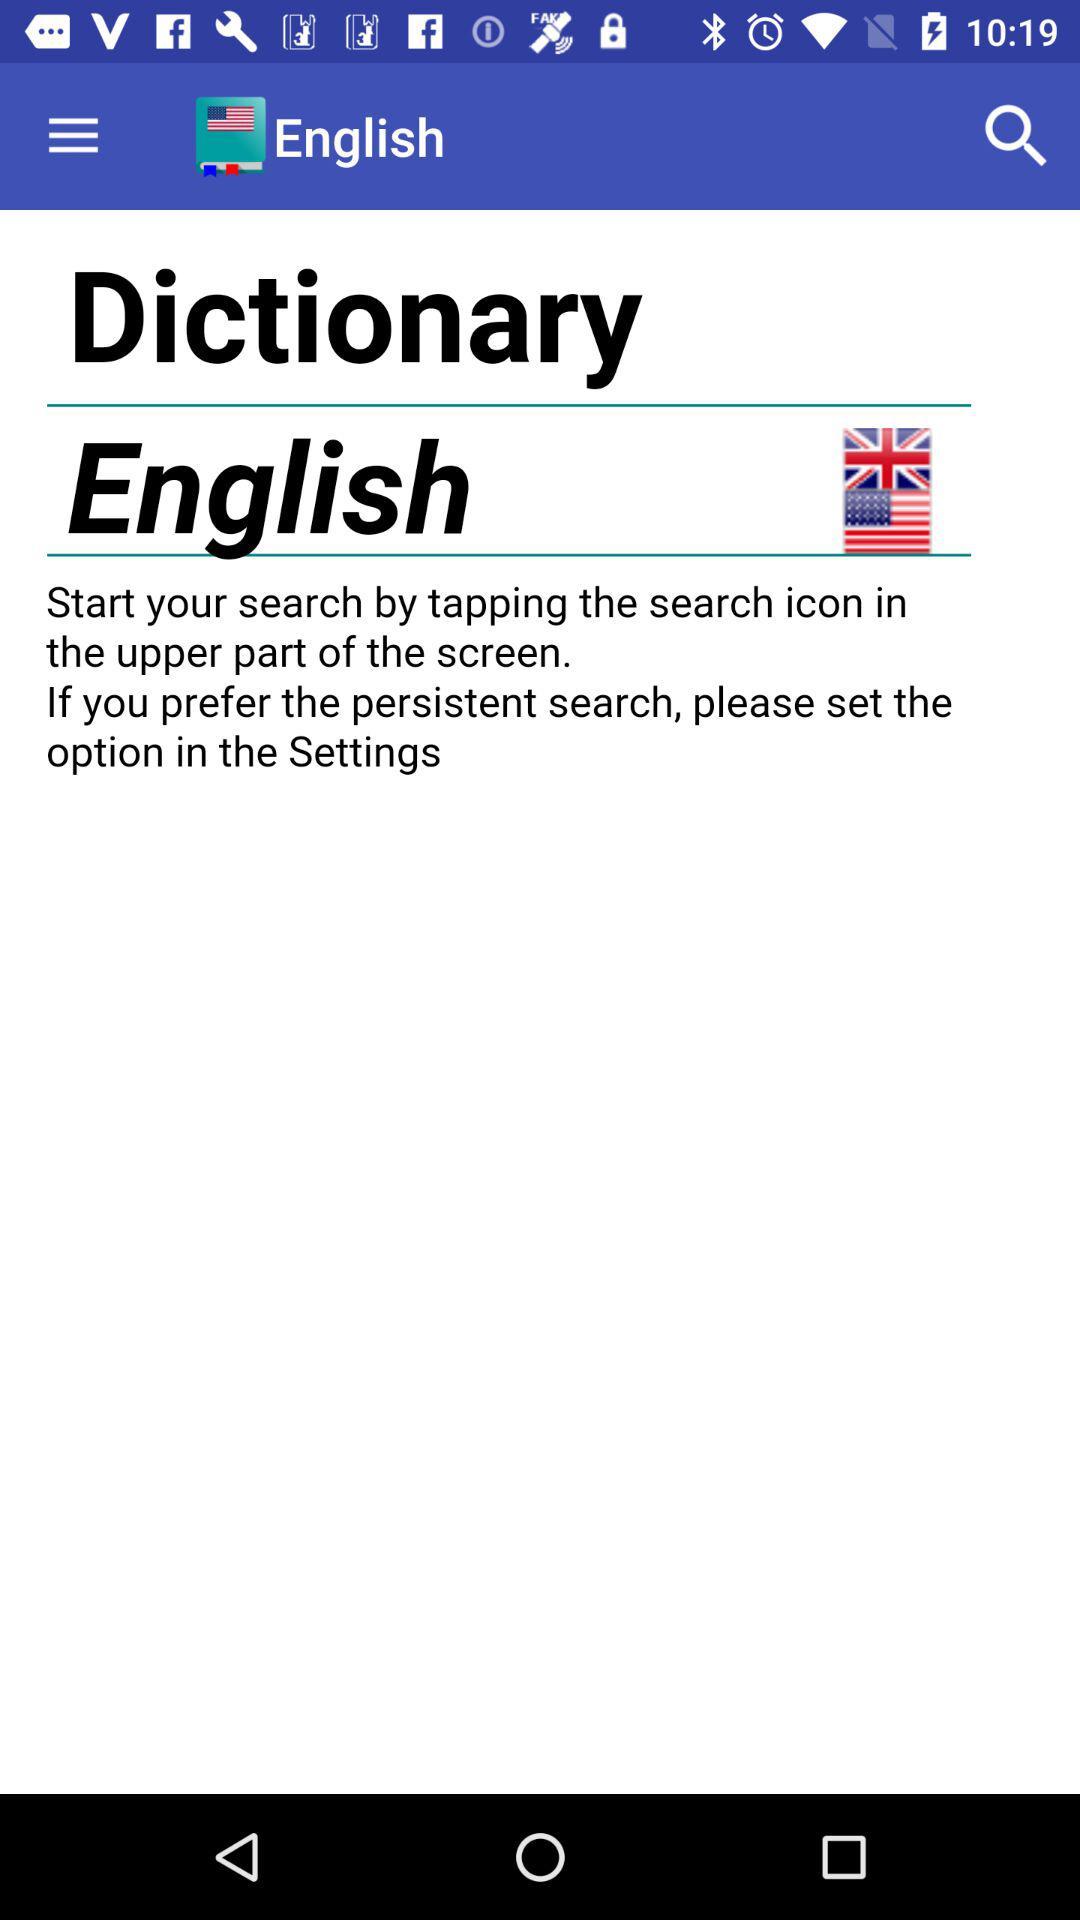  I want to click on for dictionary option, so click(540, 1002).